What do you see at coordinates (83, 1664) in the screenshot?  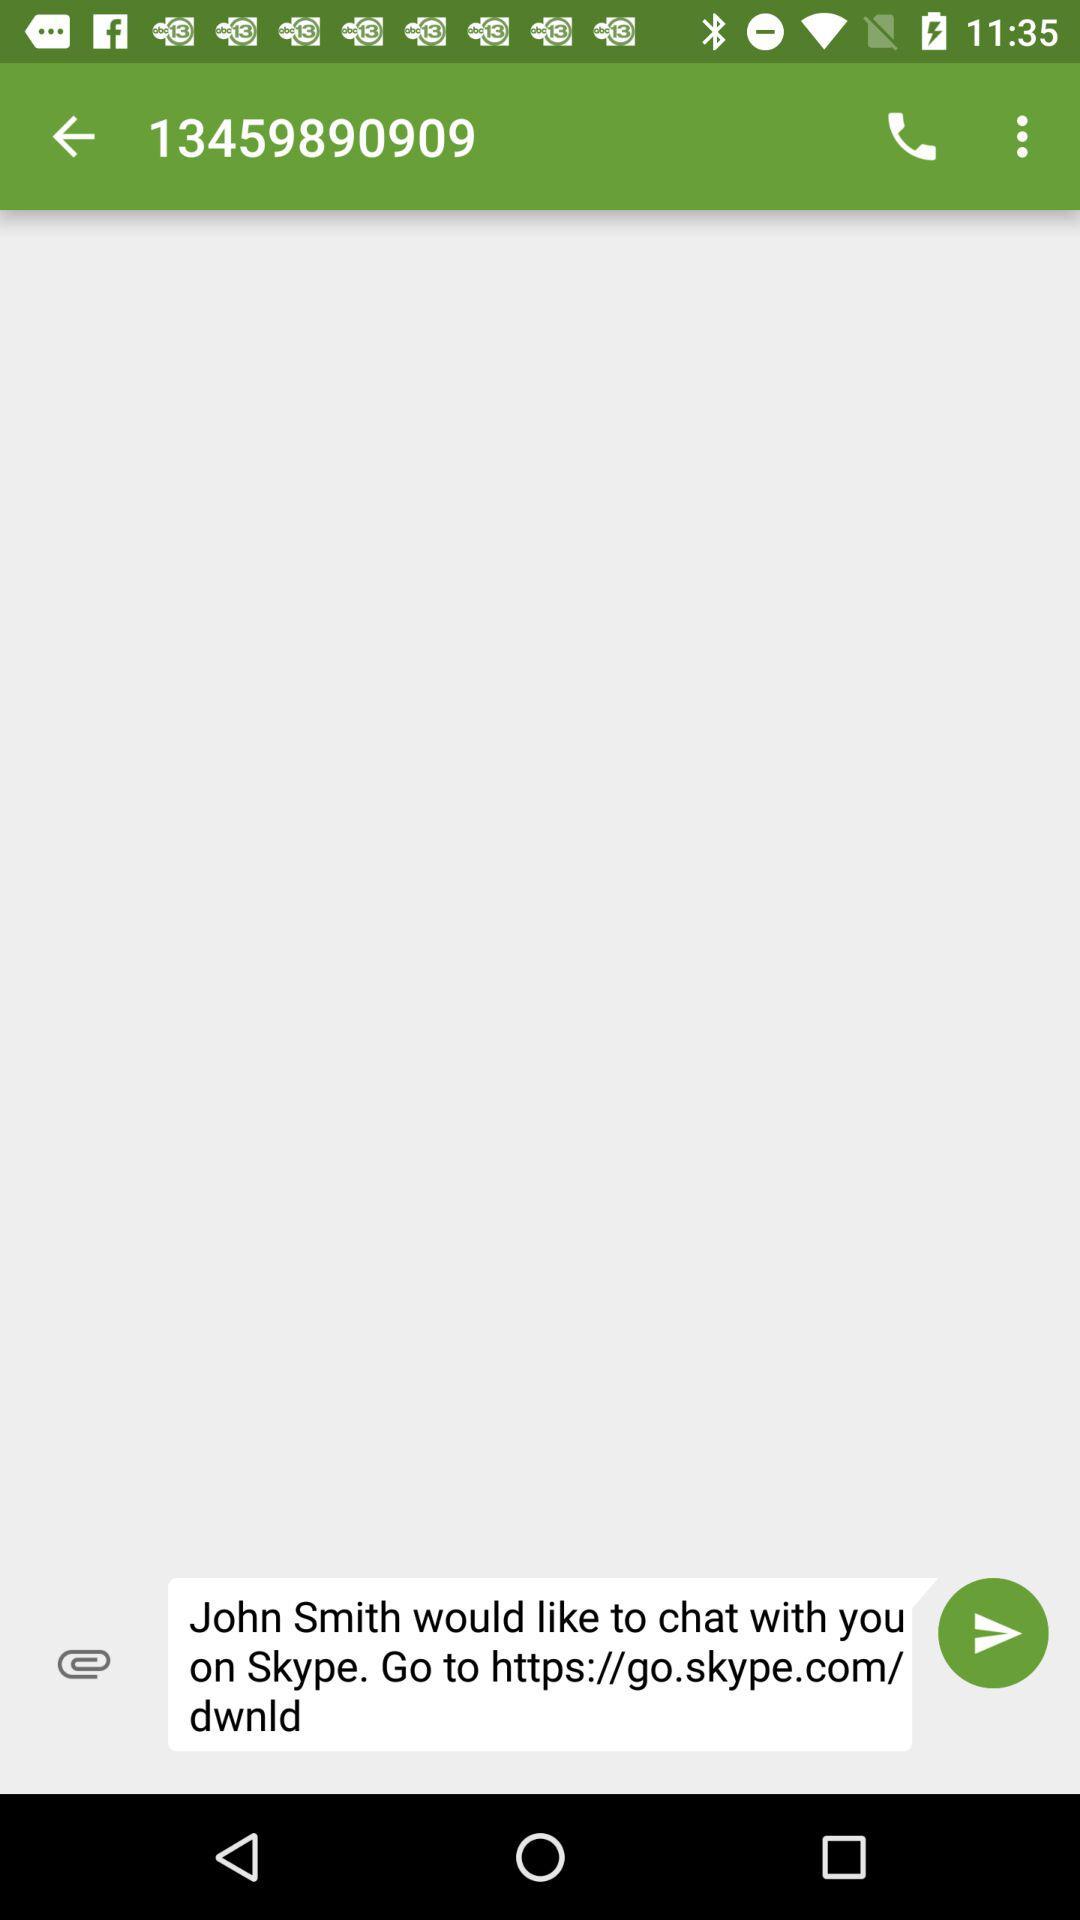 I see `icon next to john smith would item` at bounding box center [83, 1664].